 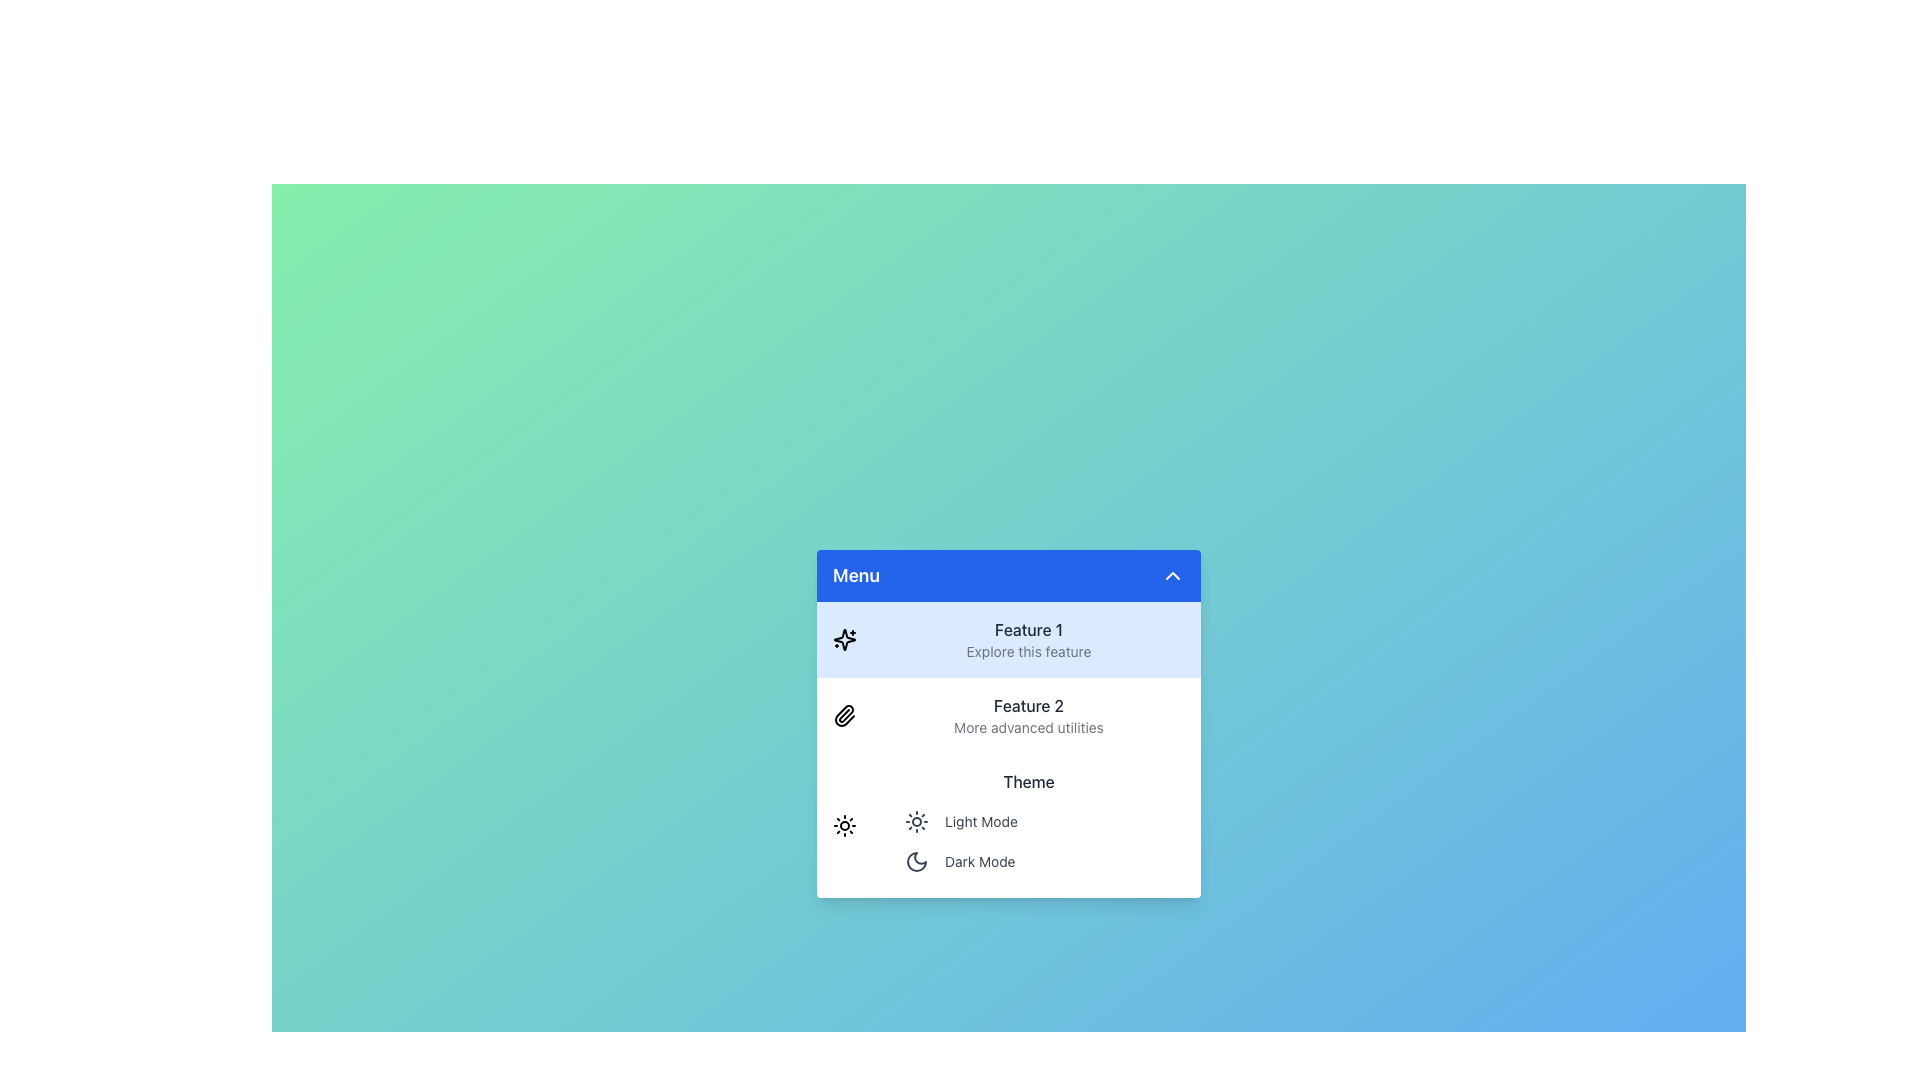 I want to click on the moon-shaped icon representing 'dark mode' located to the left of the 'Dark Mode' text label within the 'Theme' section of the dropdown menu, so click(x=915, y=860).